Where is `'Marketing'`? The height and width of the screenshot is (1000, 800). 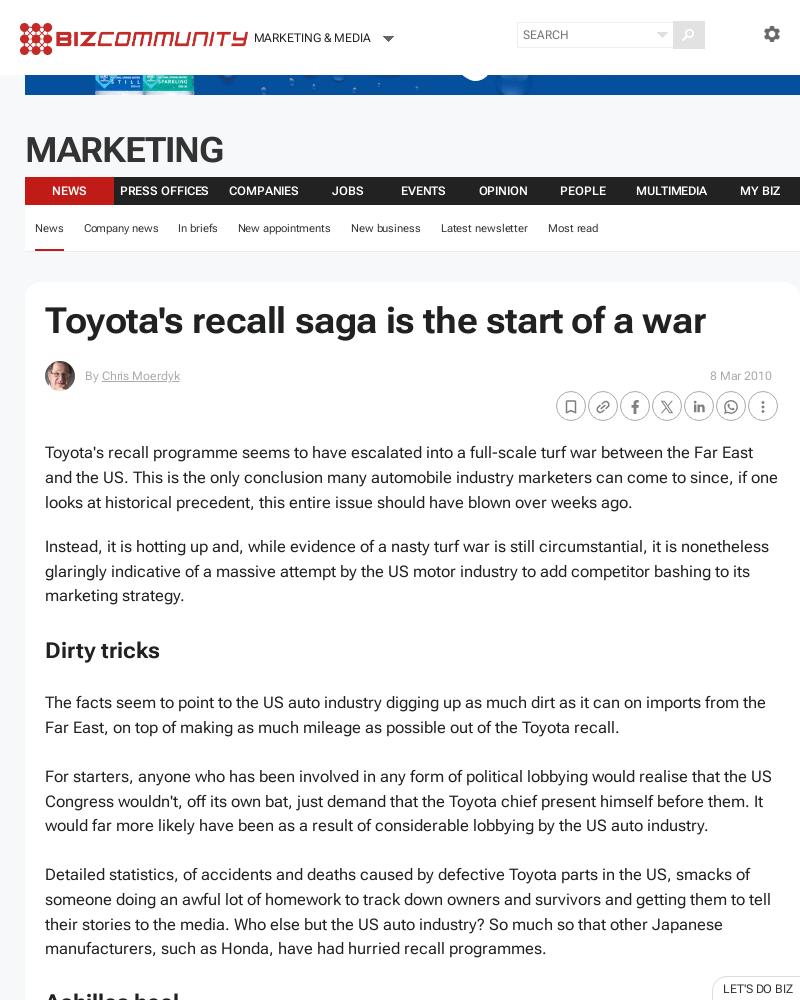 'Marketing' is located at coordinates (24, 150).